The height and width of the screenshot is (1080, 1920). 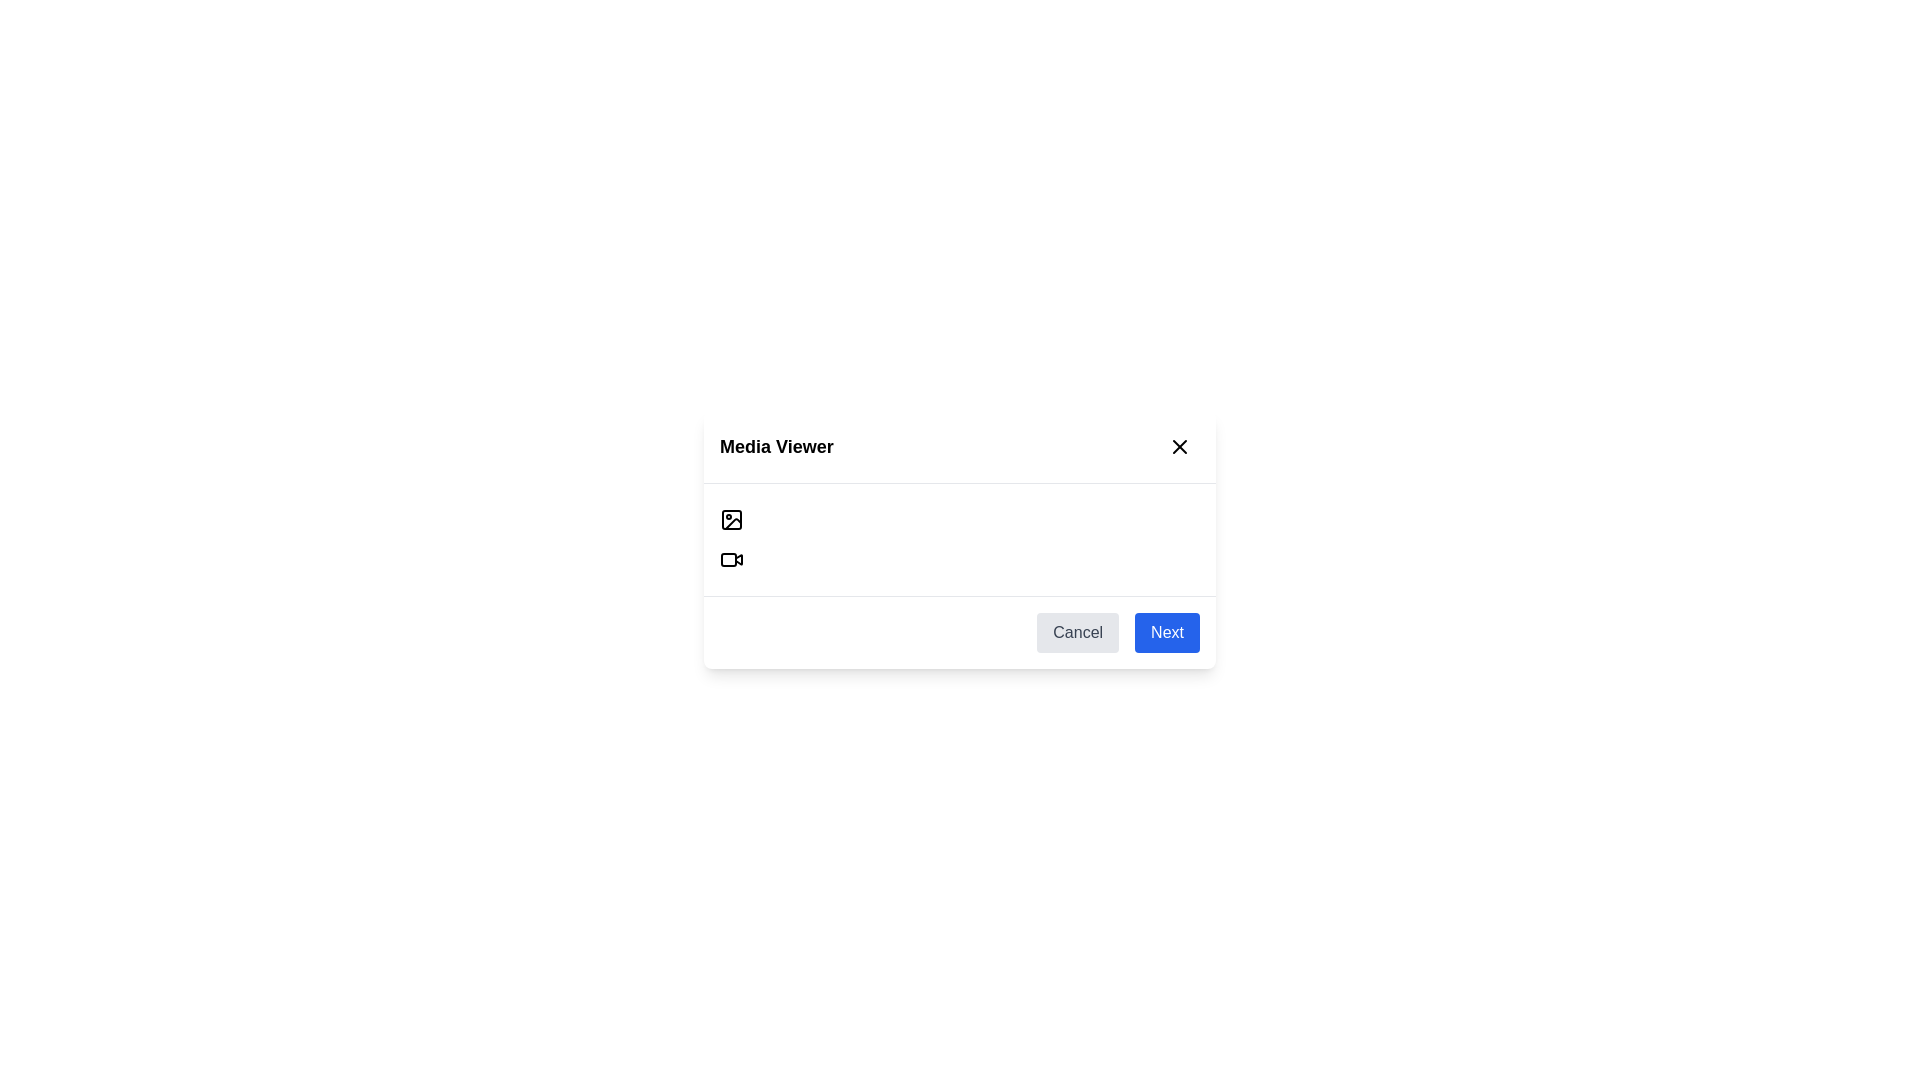 What do you see at coordinates (738, 559) in the screenshot?
I see `the second icon in the row, which activates video-related functions` at bounding box center [738, 559].